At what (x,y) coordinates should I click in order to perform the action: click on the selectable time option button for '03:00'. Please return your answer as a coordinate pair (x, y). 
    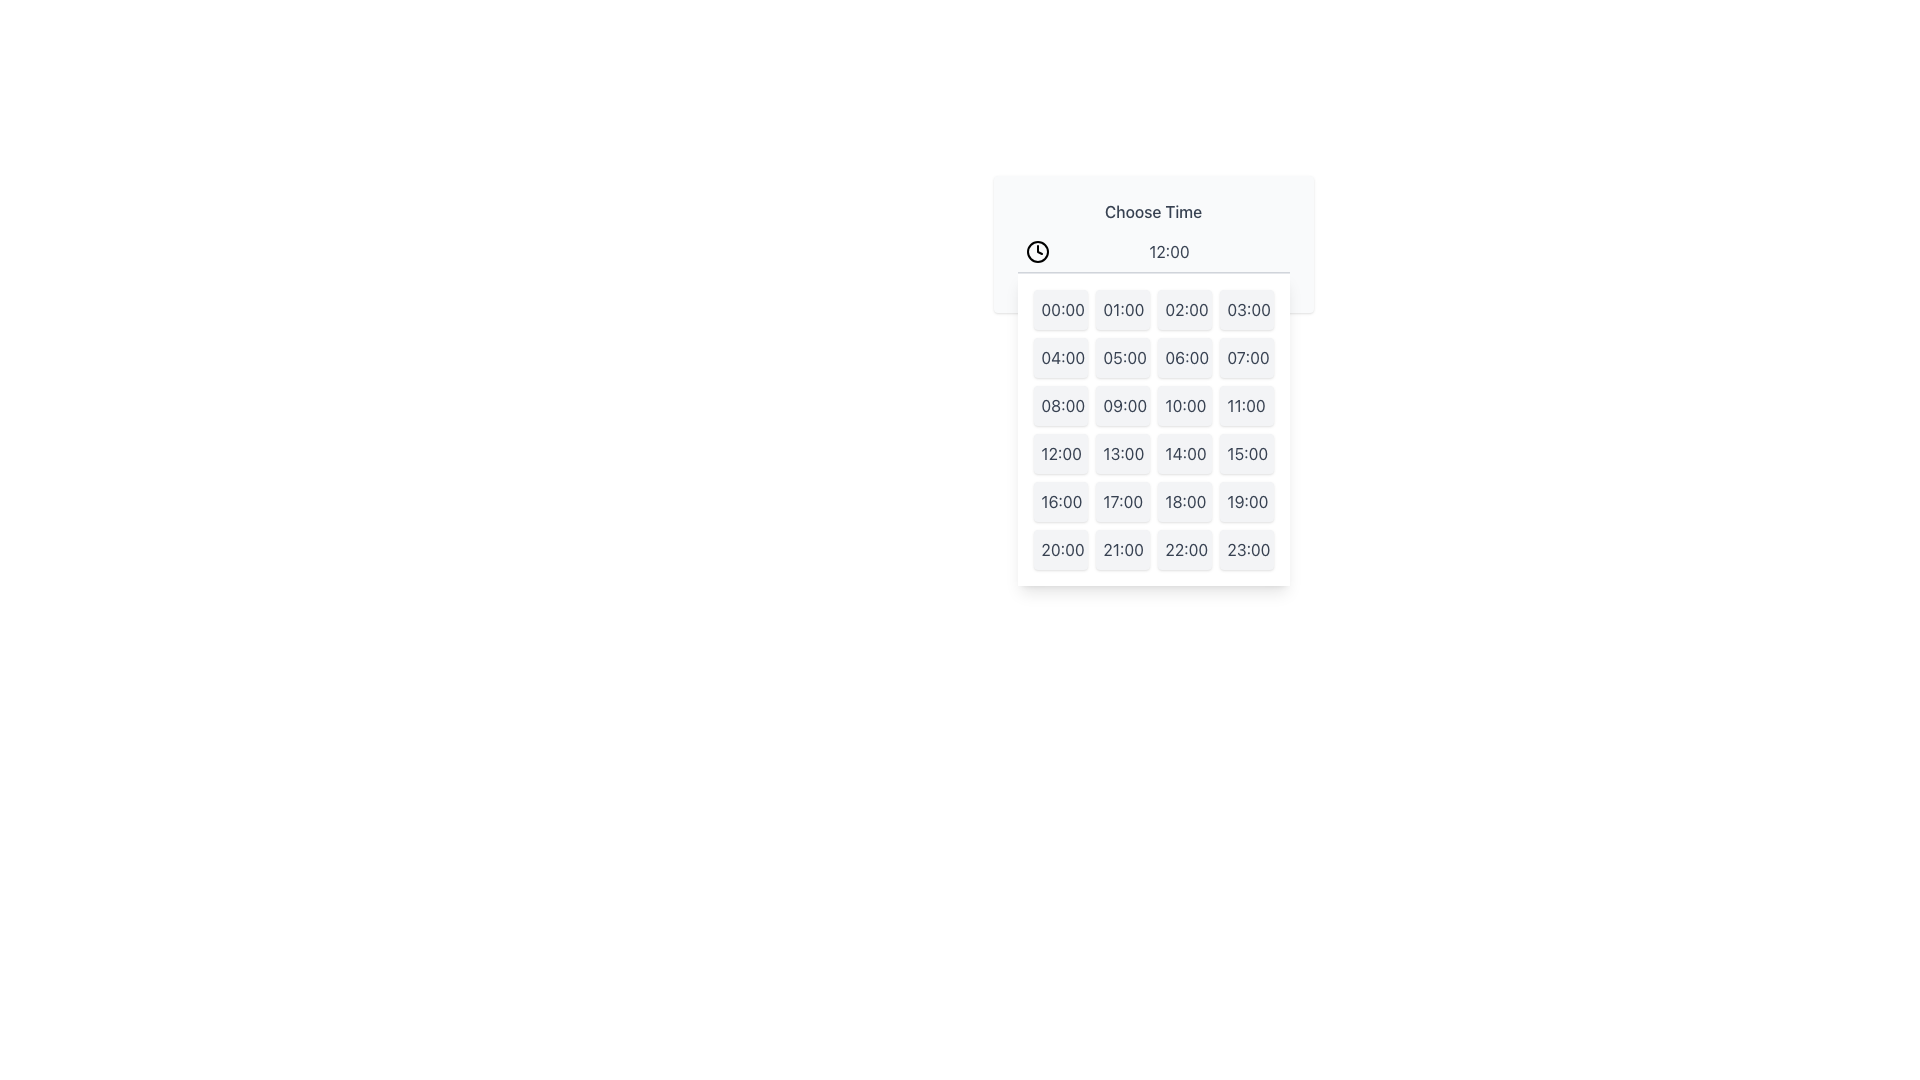
    Looking at the image, I should click on (1245, 309).